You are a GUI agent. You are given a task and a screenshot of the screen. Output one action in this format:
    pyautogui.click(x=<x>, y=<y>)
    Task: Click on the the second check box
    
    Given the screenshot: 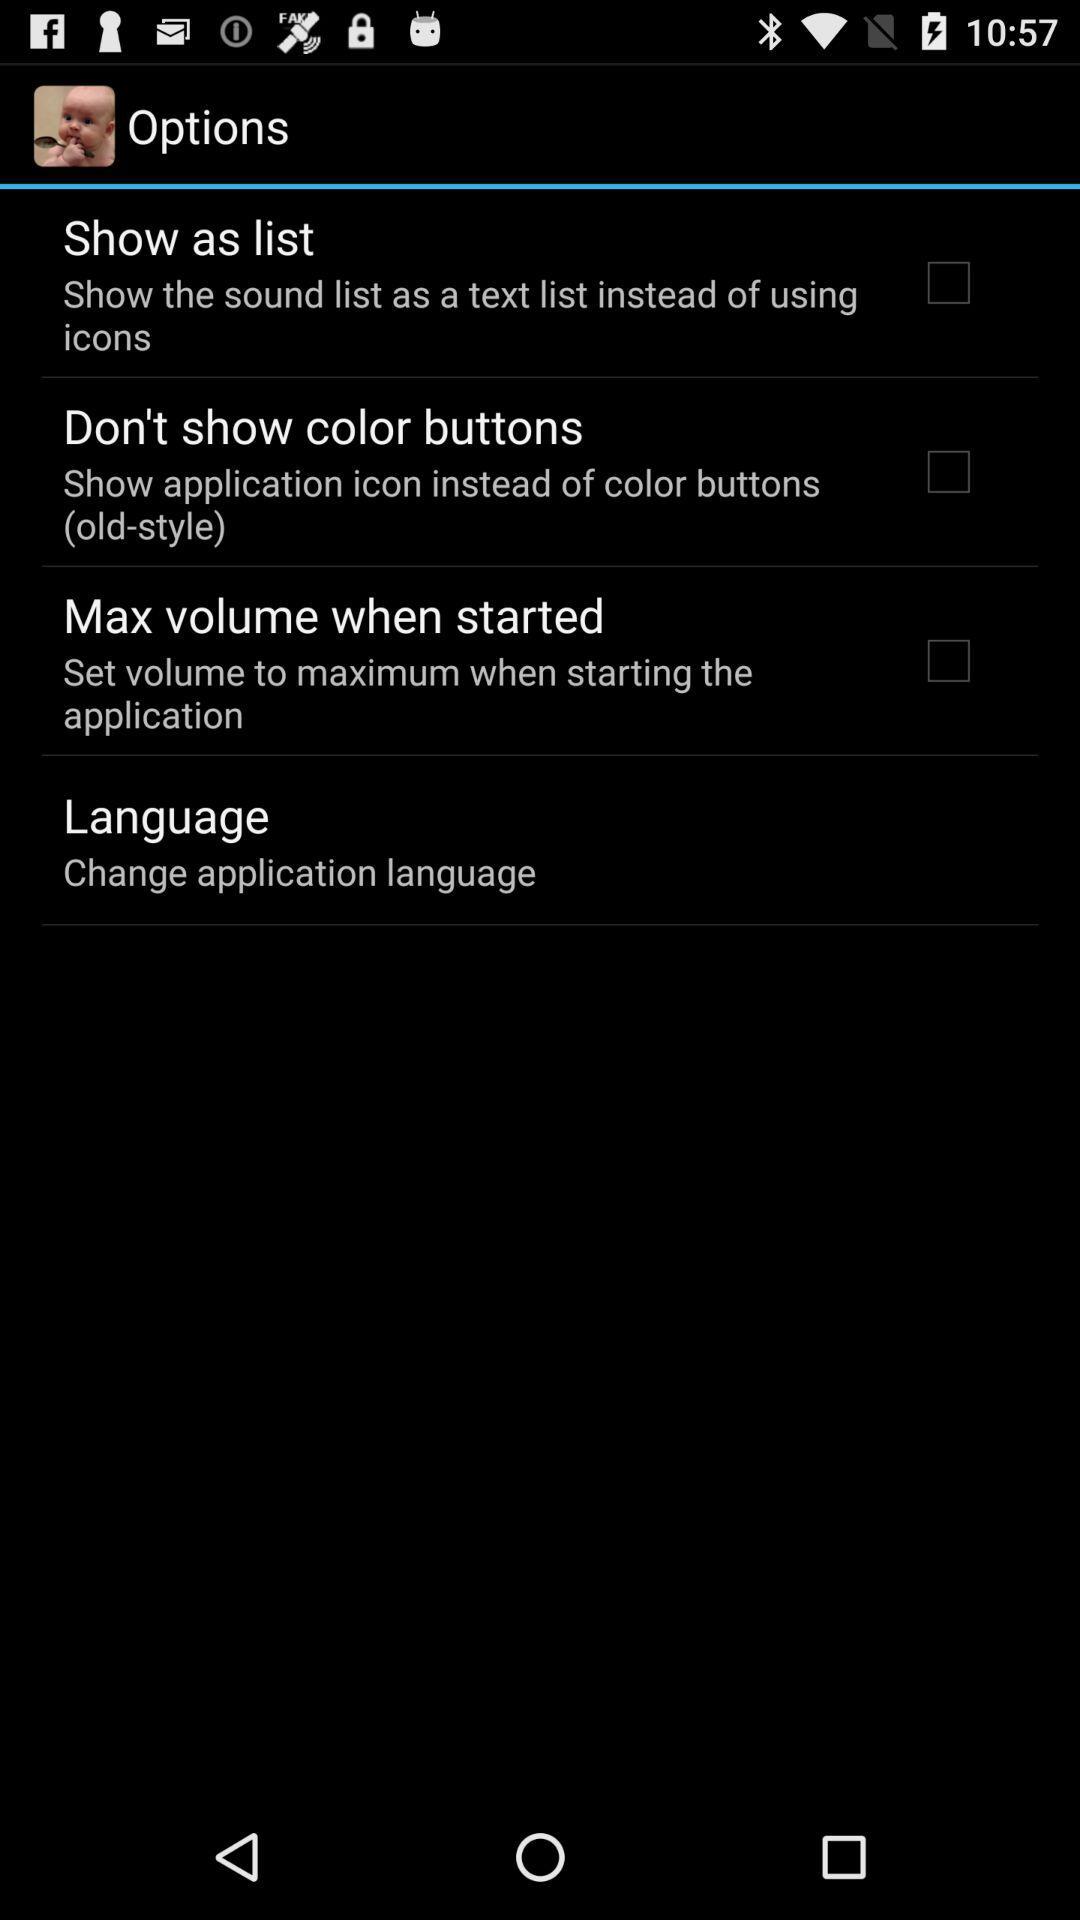 What is the action you would take?
    pyautogui.click(x=947, y=470)
    